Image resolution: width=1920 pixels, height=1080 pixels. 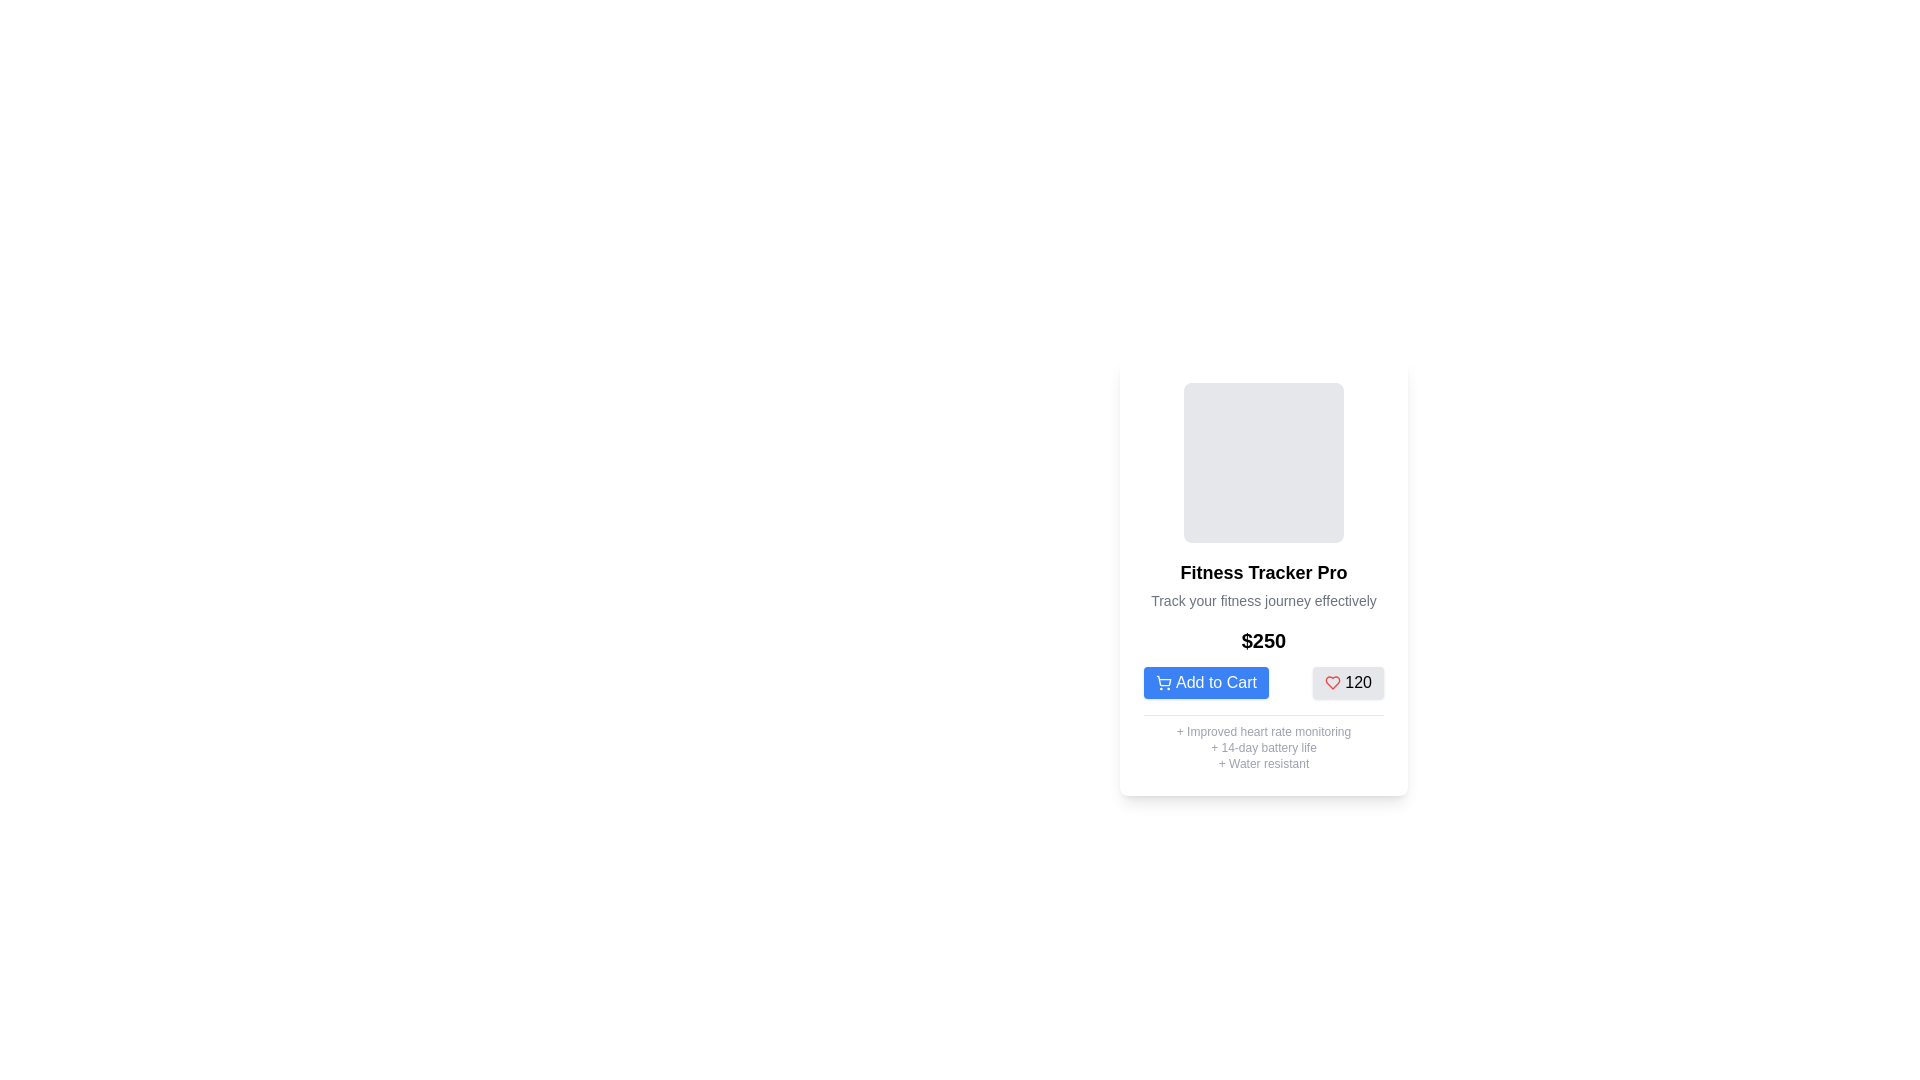 I want to click on the 'Add to Cart' button located at the bottom of the card layout, just beneath the price '$250' and above the product highlights, so click(x=1262, y=681).